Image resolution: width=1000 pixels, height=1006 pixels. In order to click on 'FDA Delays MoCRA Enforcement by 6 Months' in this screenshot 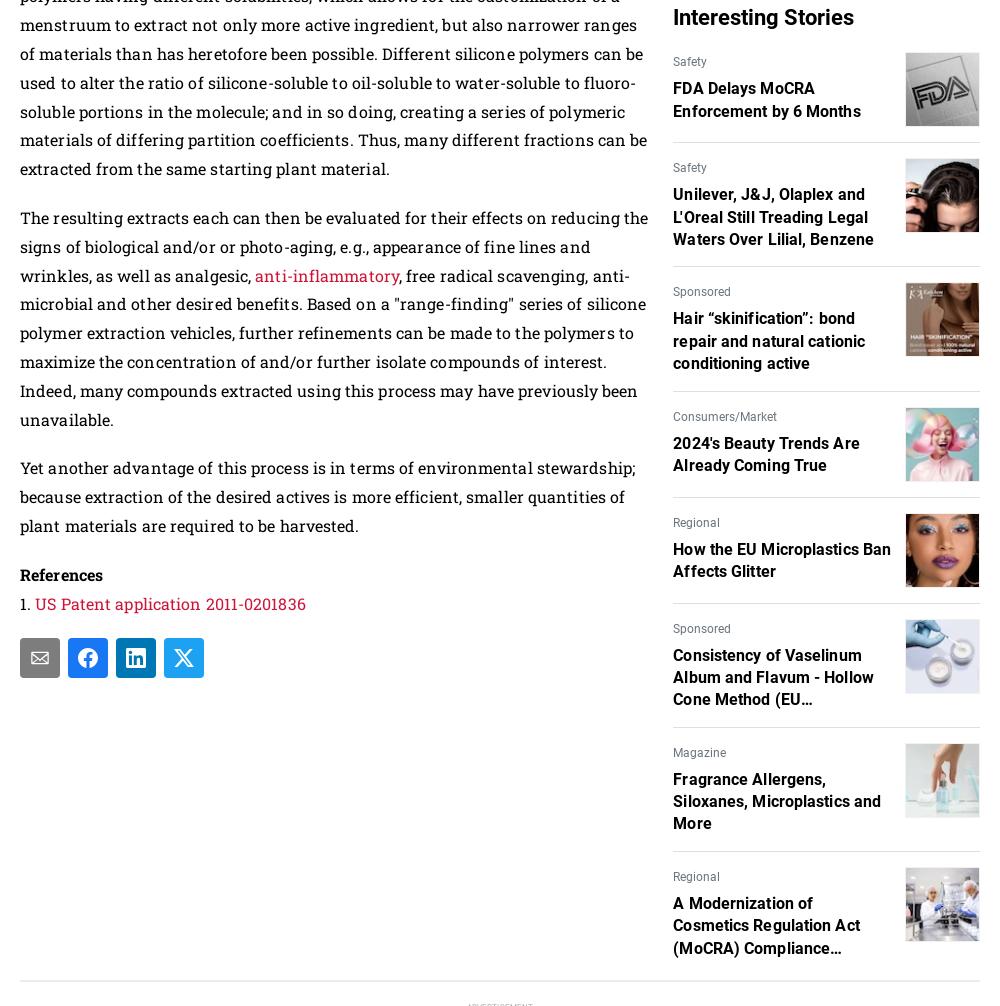, I will do `click(766, 99)`.